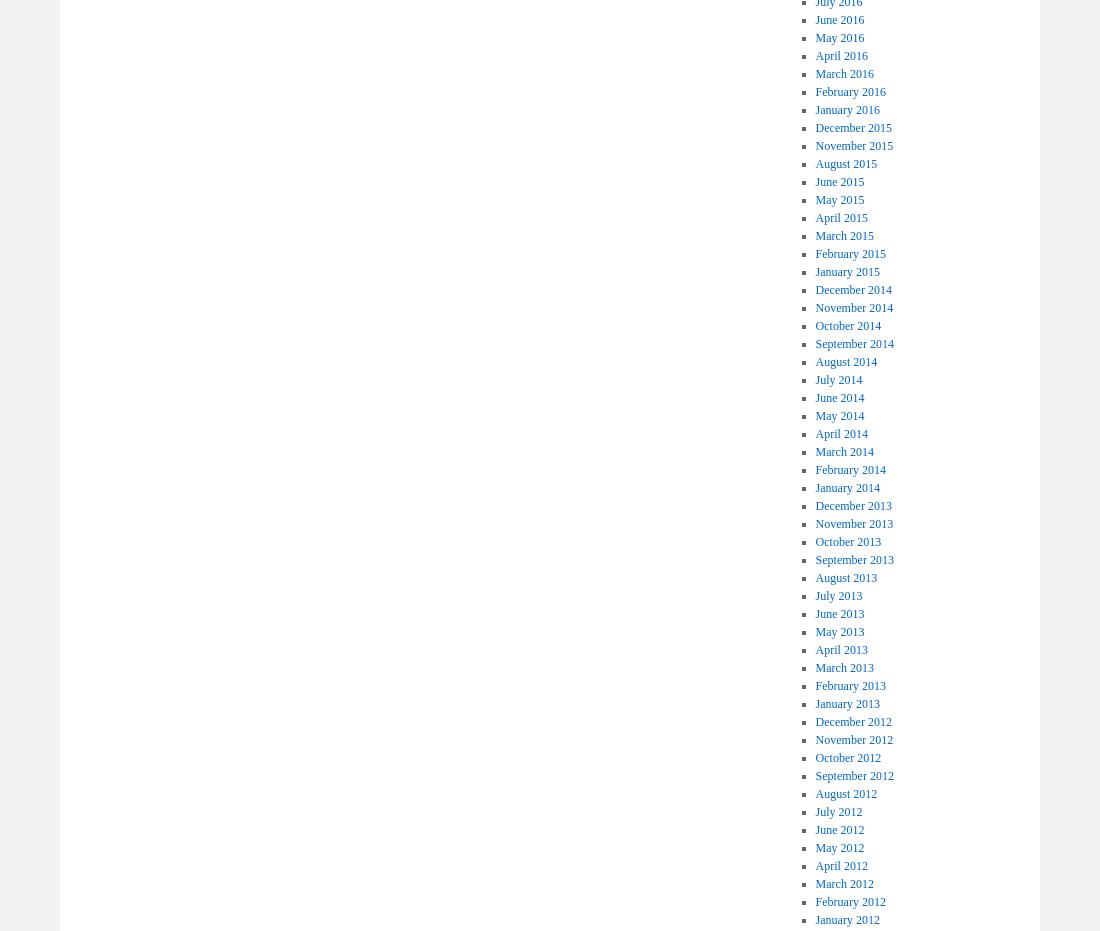 The width and height of the screenshot is (1100, 931). Describe the element at coordinates (838, 414) in the screenshot. I see `'May 2014'` at that location.